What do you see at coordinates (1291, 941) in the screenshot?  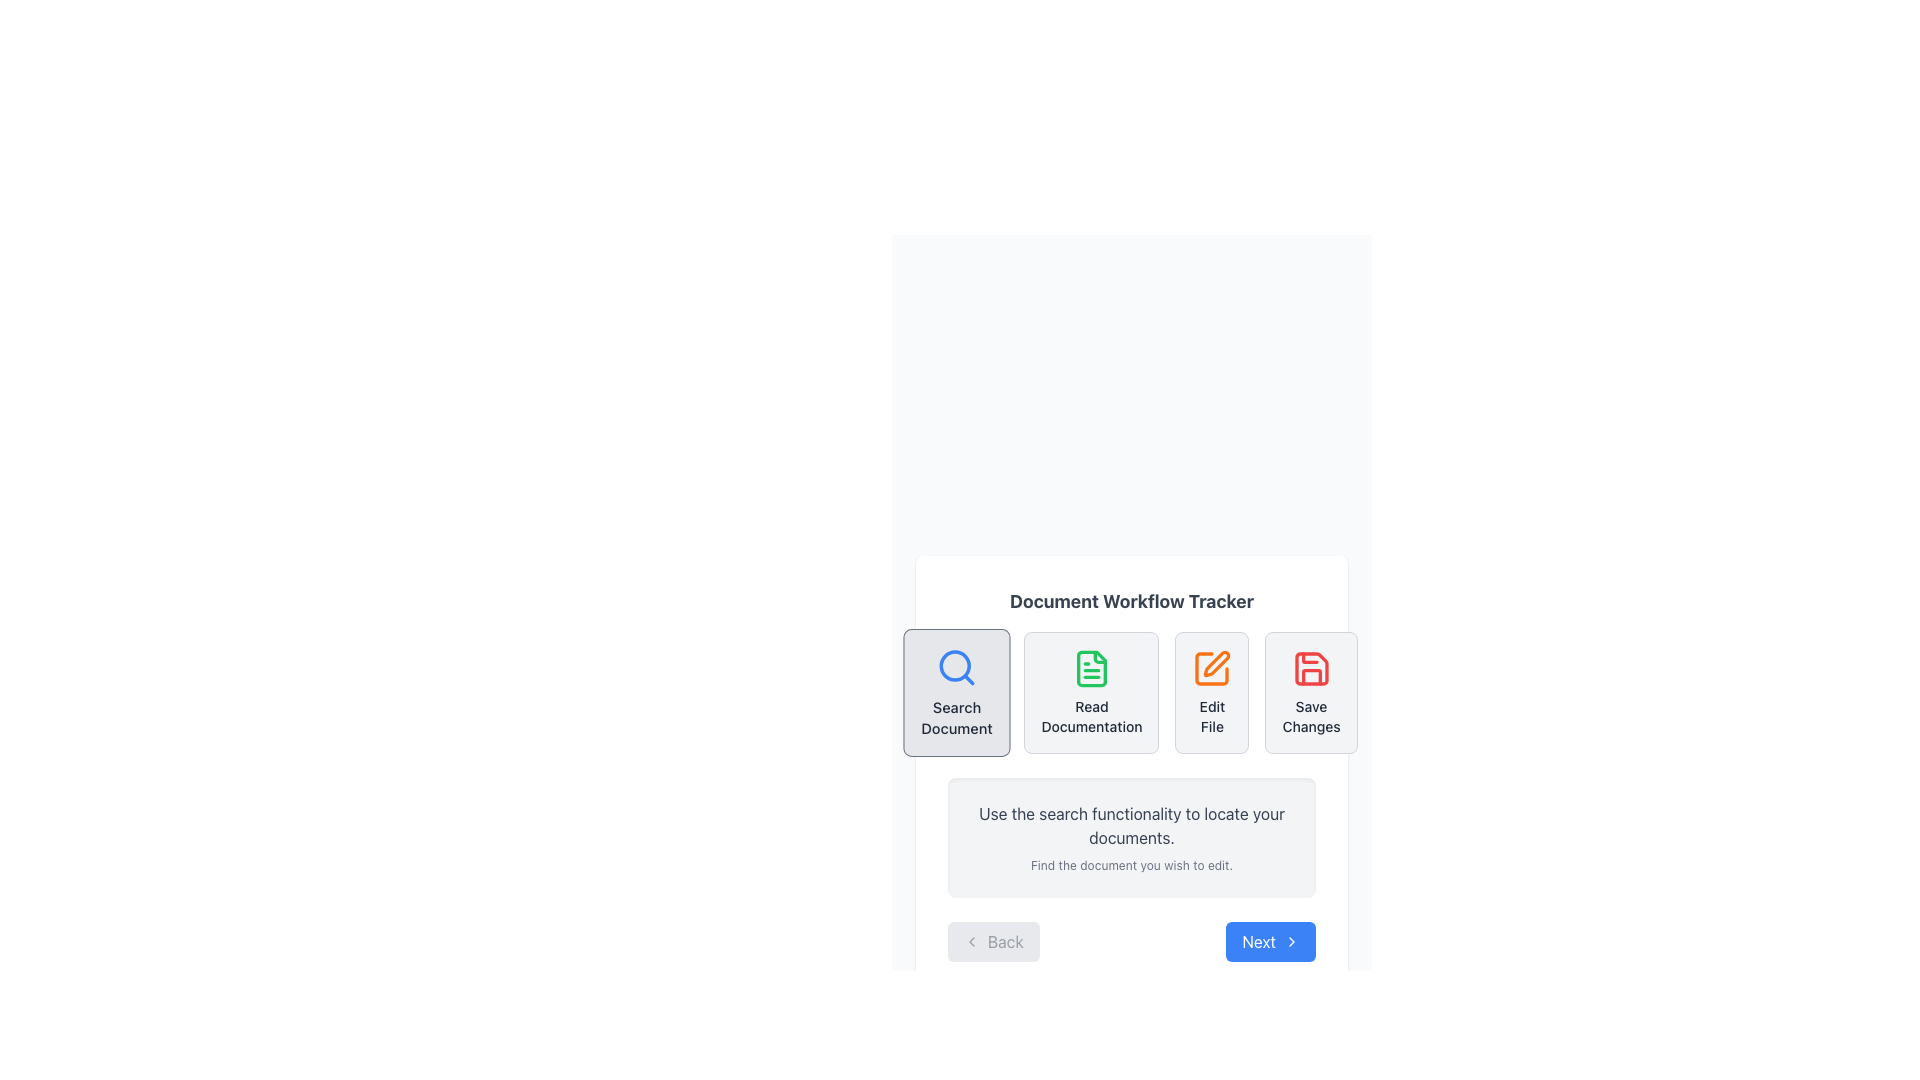 I see `the forward action icon located on the right edge of the 'Next' button in the bottom-right control area of the workflow interface` at bounding box center [1291, 941].